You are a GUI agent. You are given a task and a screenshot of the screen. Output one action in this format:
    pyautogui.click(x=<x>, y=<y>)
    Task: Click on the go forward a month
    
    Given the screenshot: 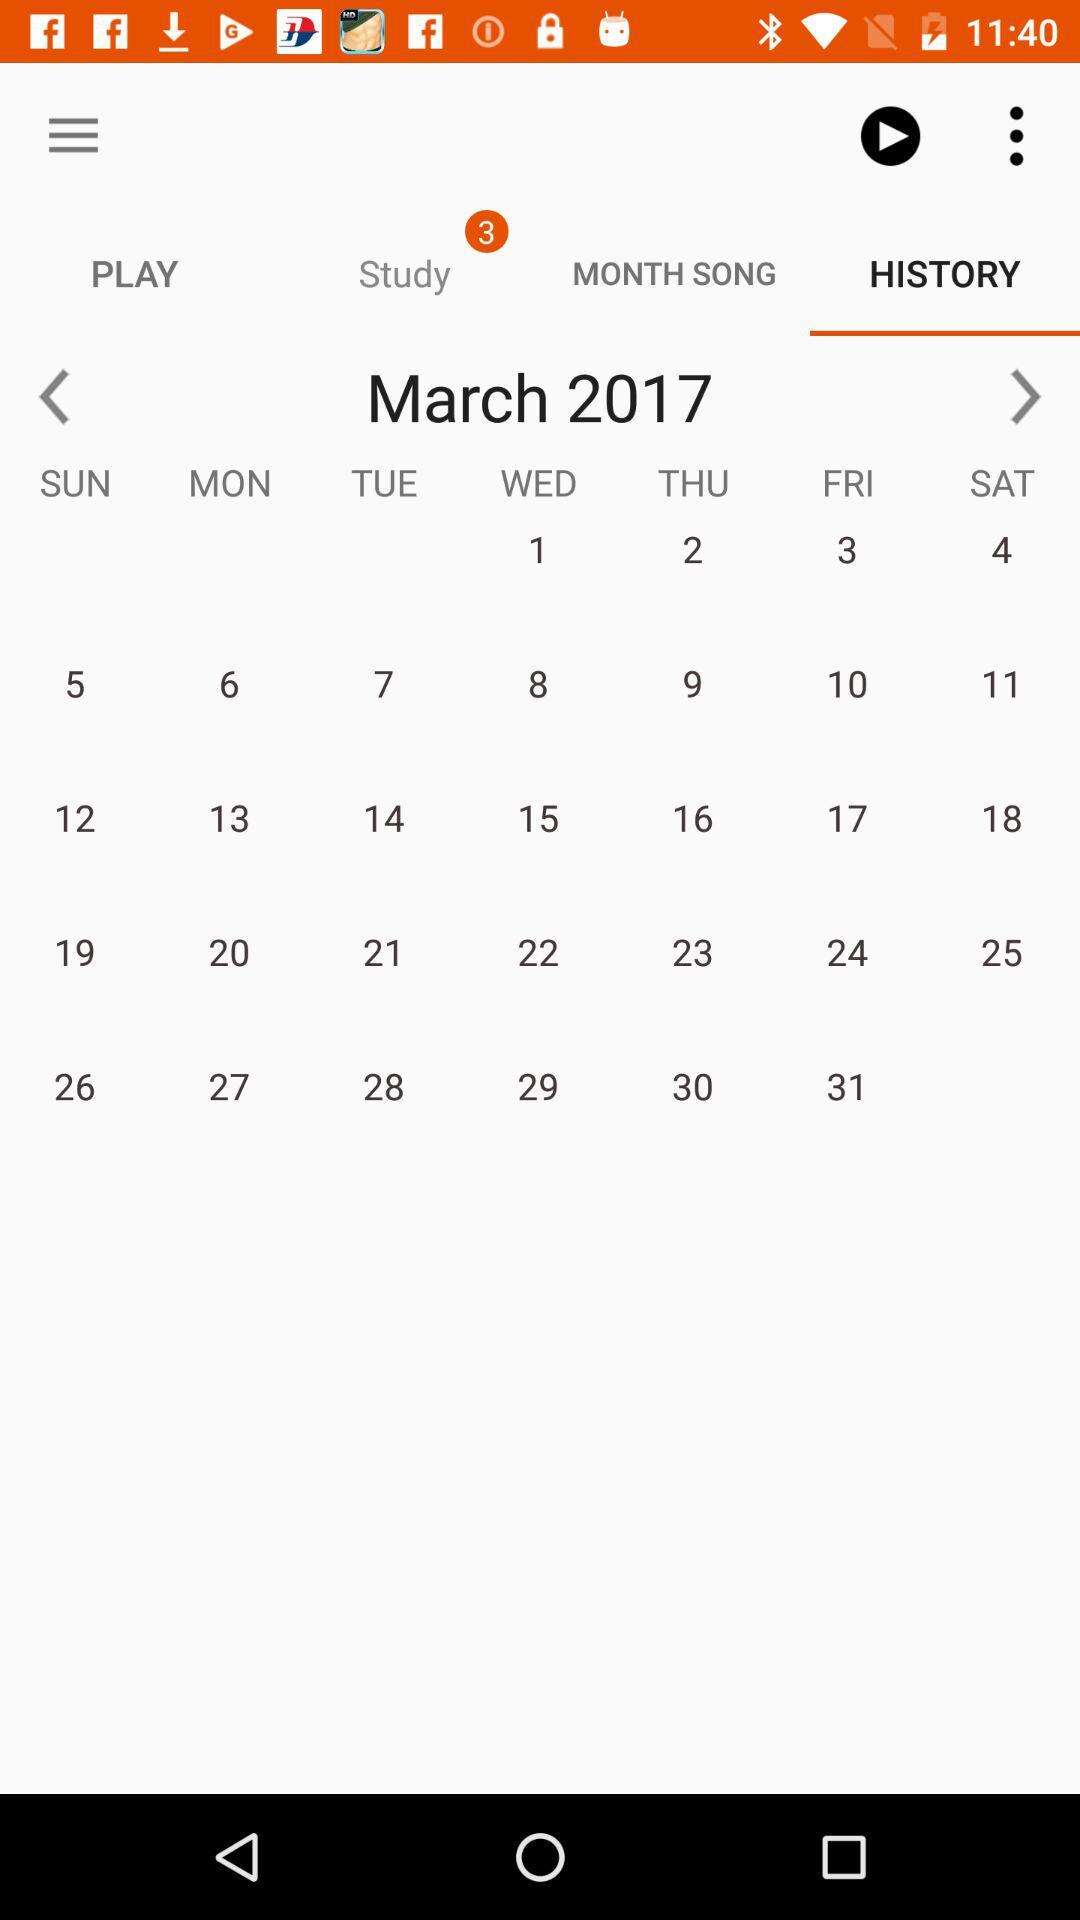 What is the action you would take?
    pyautogui.click(x=1026, y=396)
    